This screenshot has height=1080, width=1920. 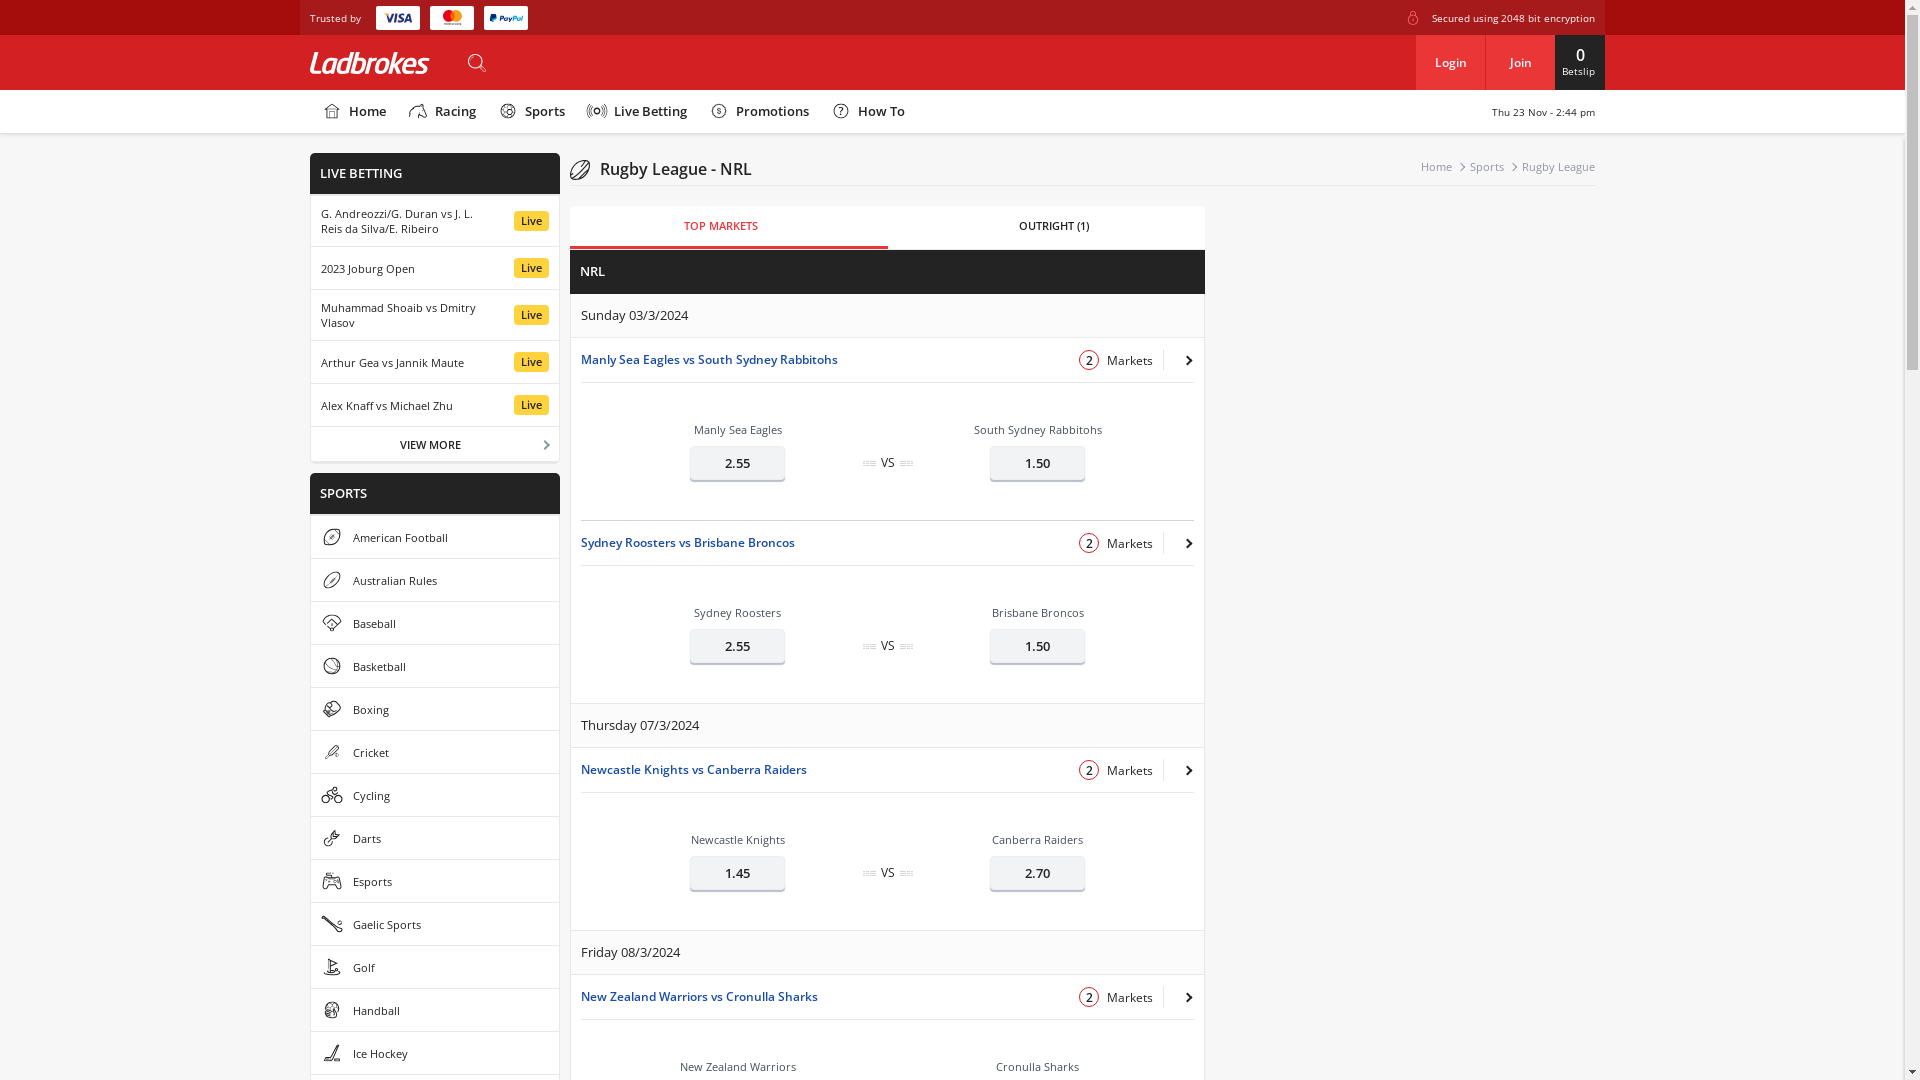 What do you see at coordinates (434, 666) in the screenshot?
I see `'Basketball'` at bounding box center [434, 666].